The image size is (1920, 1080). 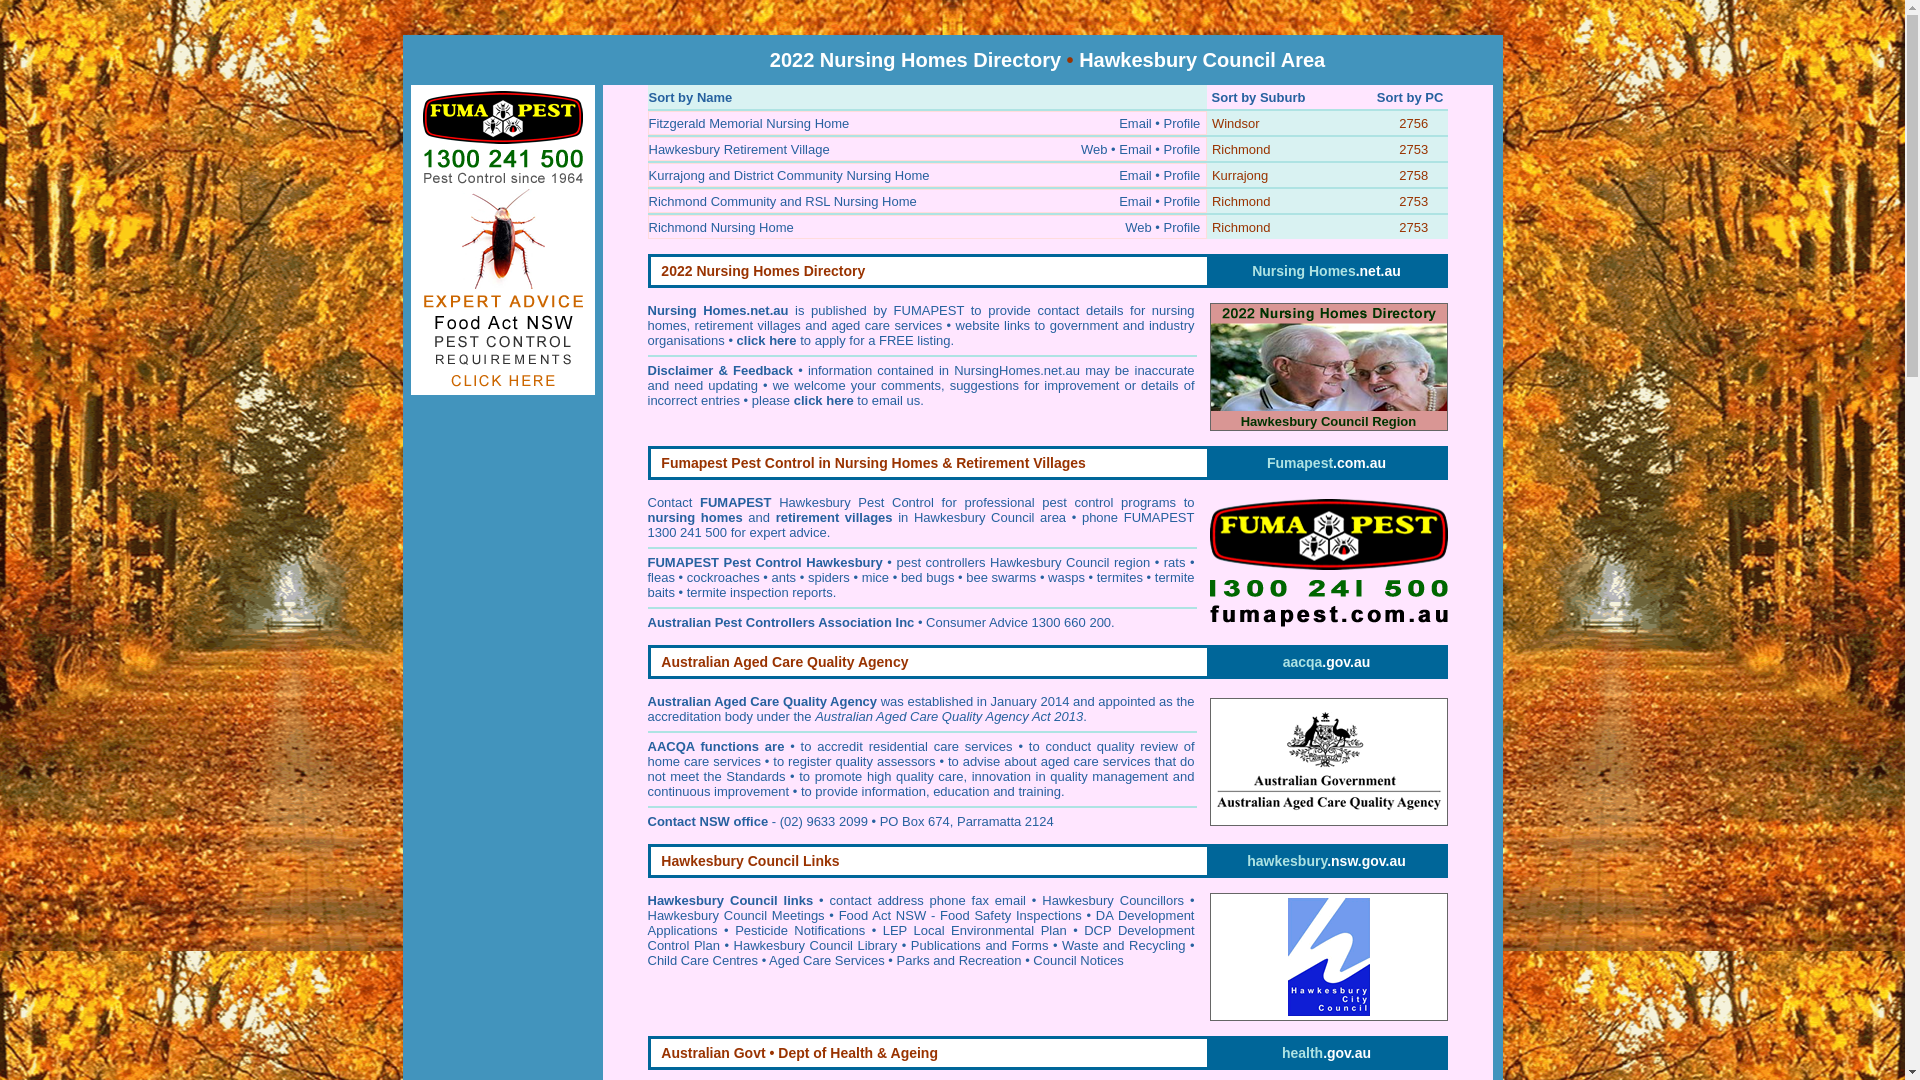 I want to click on 'Windsor', so click(x=1235, y=123).